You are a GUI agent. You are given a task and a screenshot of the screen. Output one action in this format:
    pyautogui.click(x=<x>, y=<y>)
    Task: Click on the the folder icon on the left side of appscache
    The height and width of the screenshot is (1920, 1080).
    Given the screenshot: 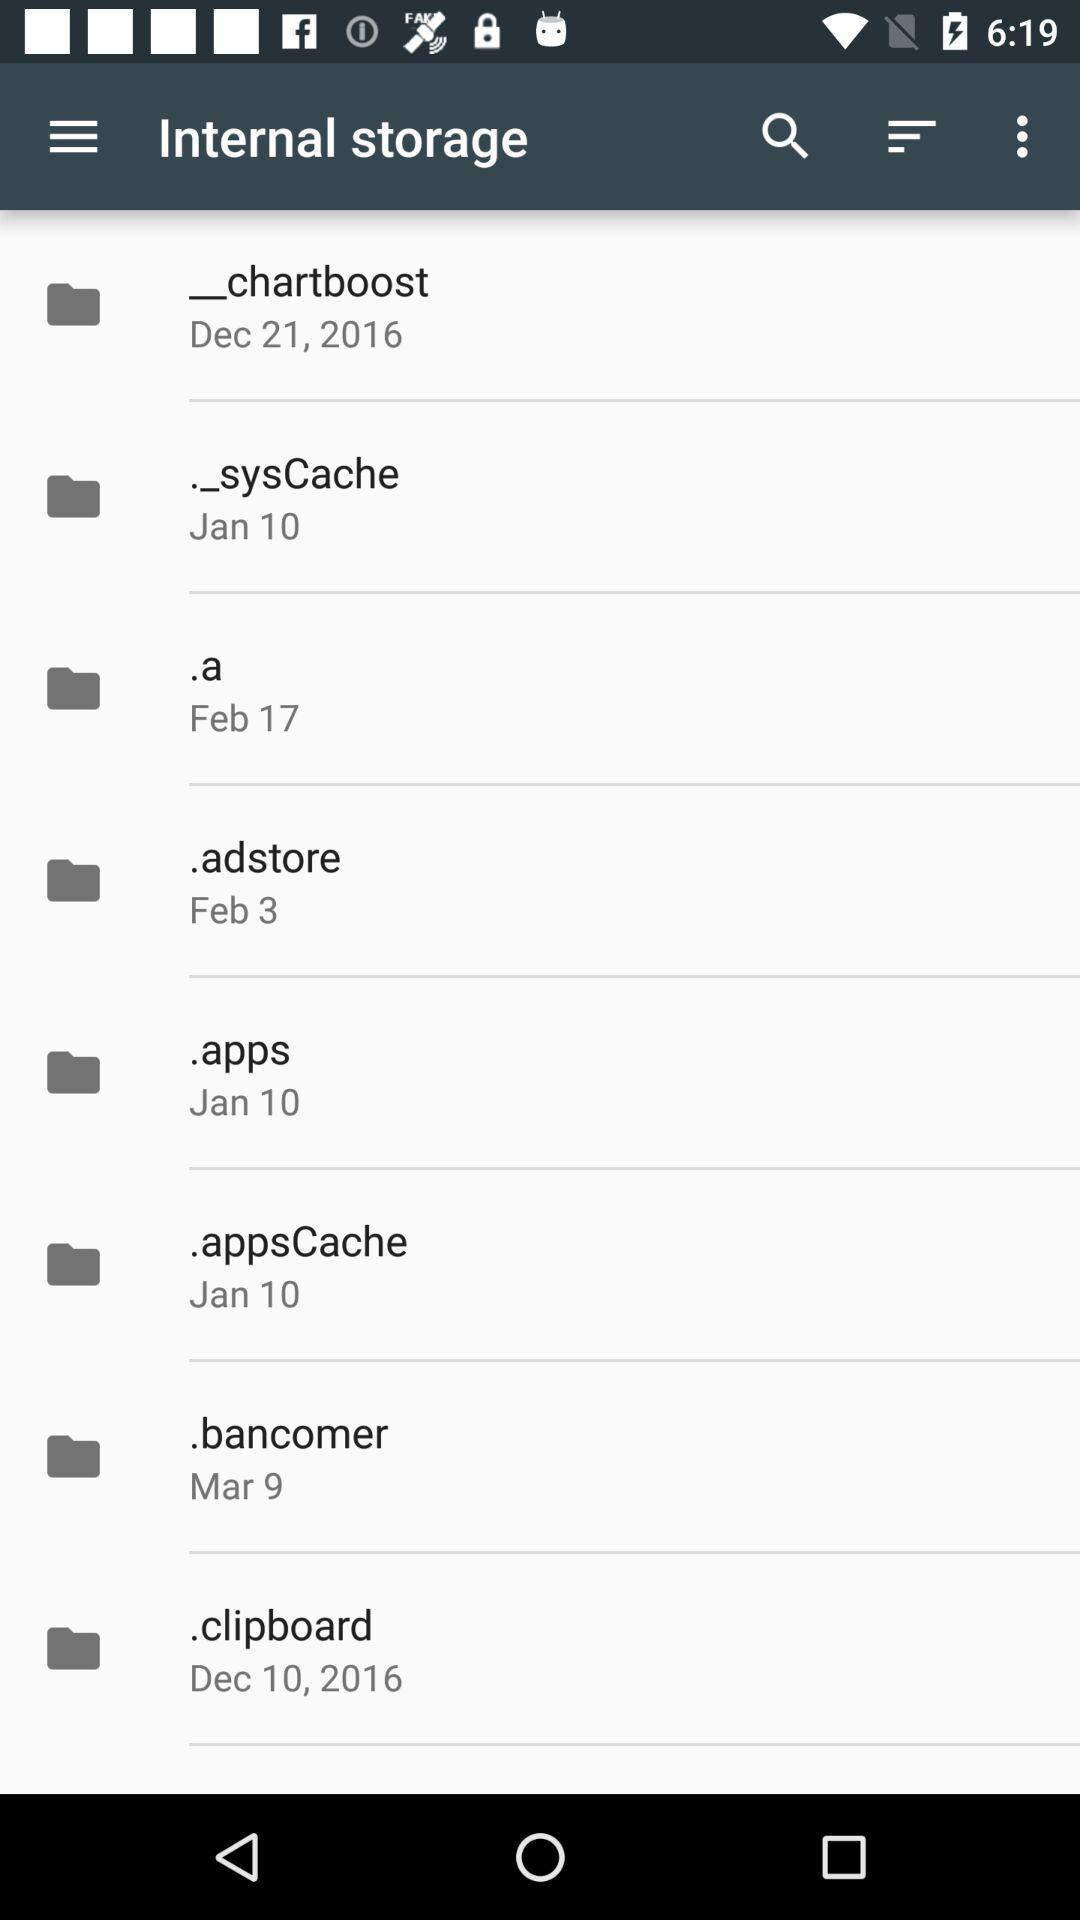 What is the action you would take?
    pyautogui.click(x=94, y=1263)
    